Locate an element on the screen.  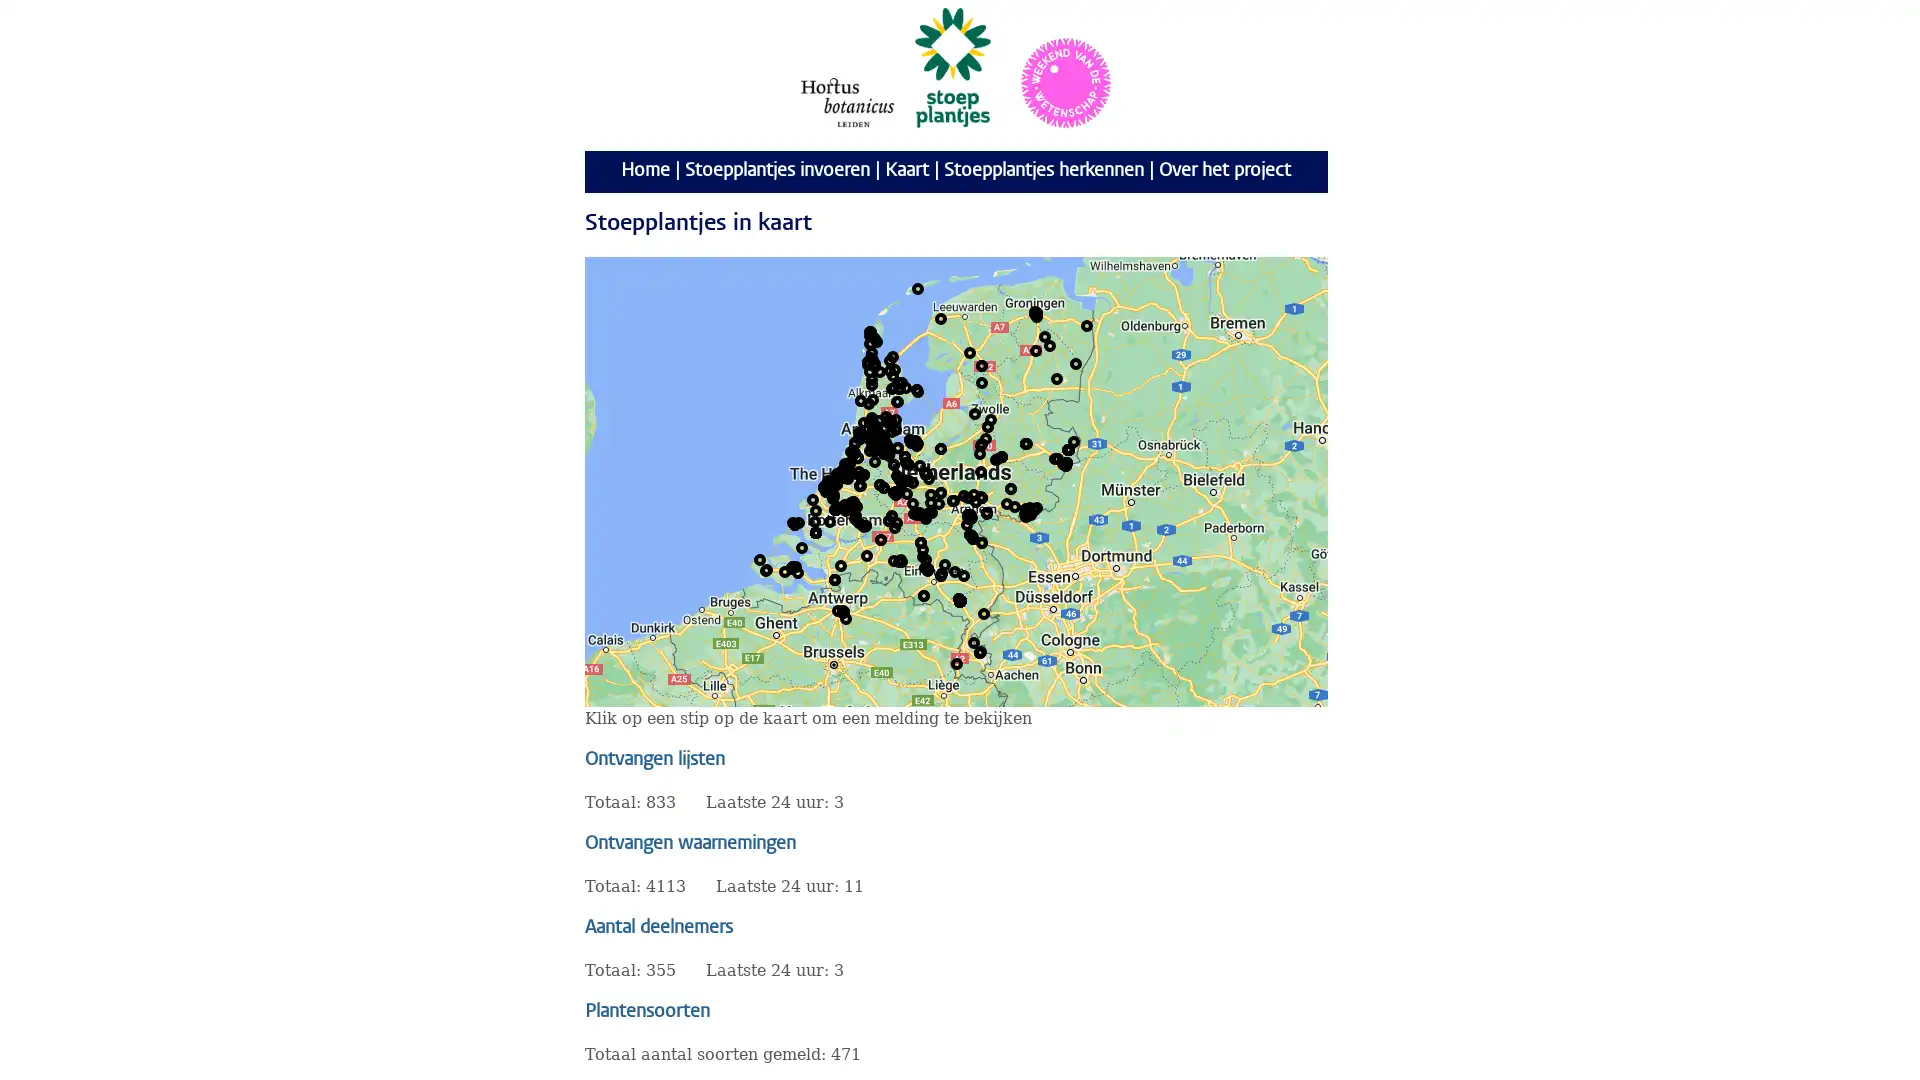
Telling van Cisca op 01 juni 2022 is located at coordinates (825, 483).